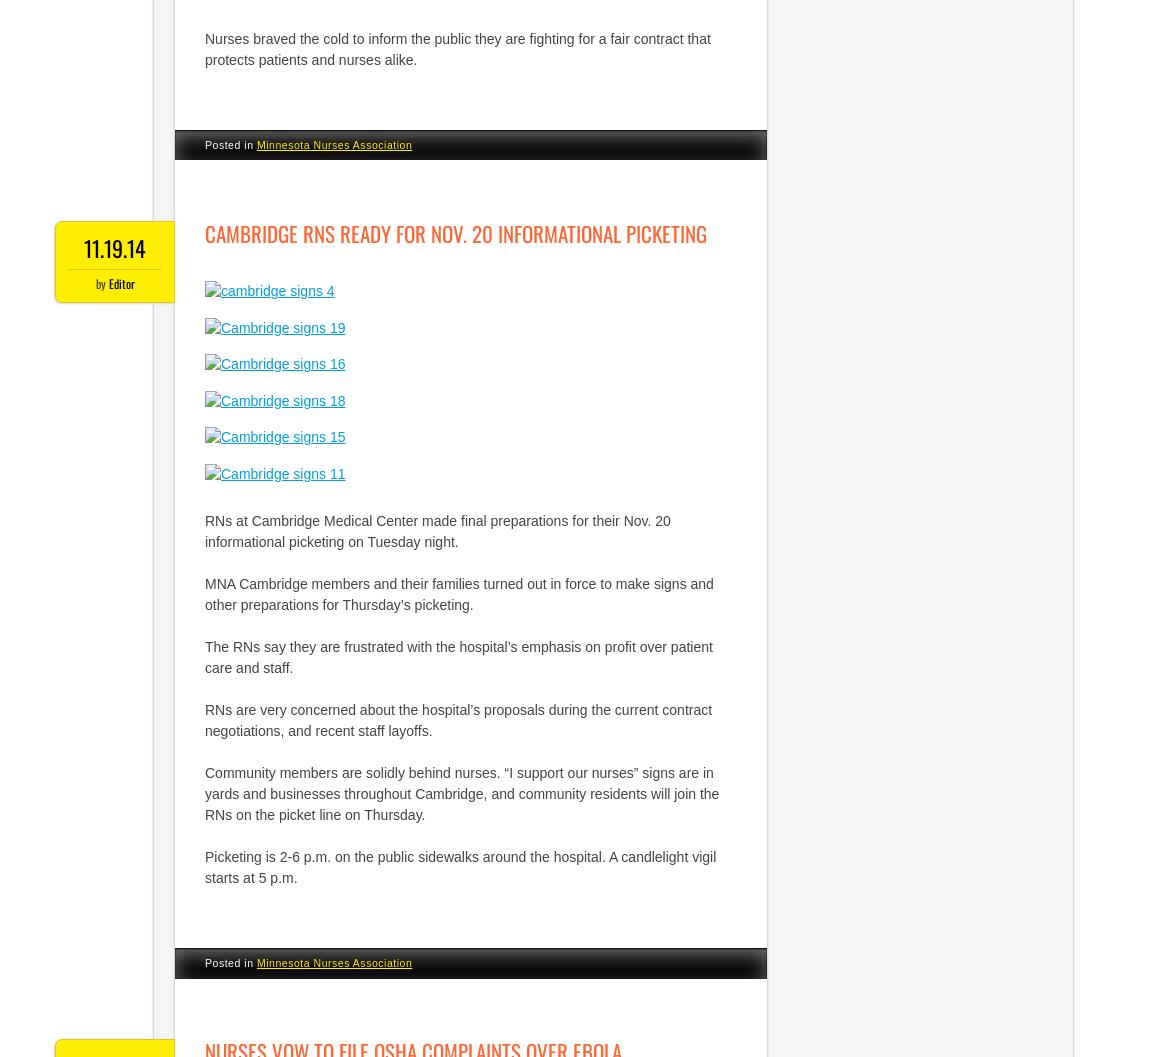 The width and height of the screenshot is (1150, 1057). Describe the element at coordinates (458, 592) in the screenshot. I see `'MNA Cambridge members and their families turned out in force to make signs and other preparations for Thursday’s picketing.'` at that location.